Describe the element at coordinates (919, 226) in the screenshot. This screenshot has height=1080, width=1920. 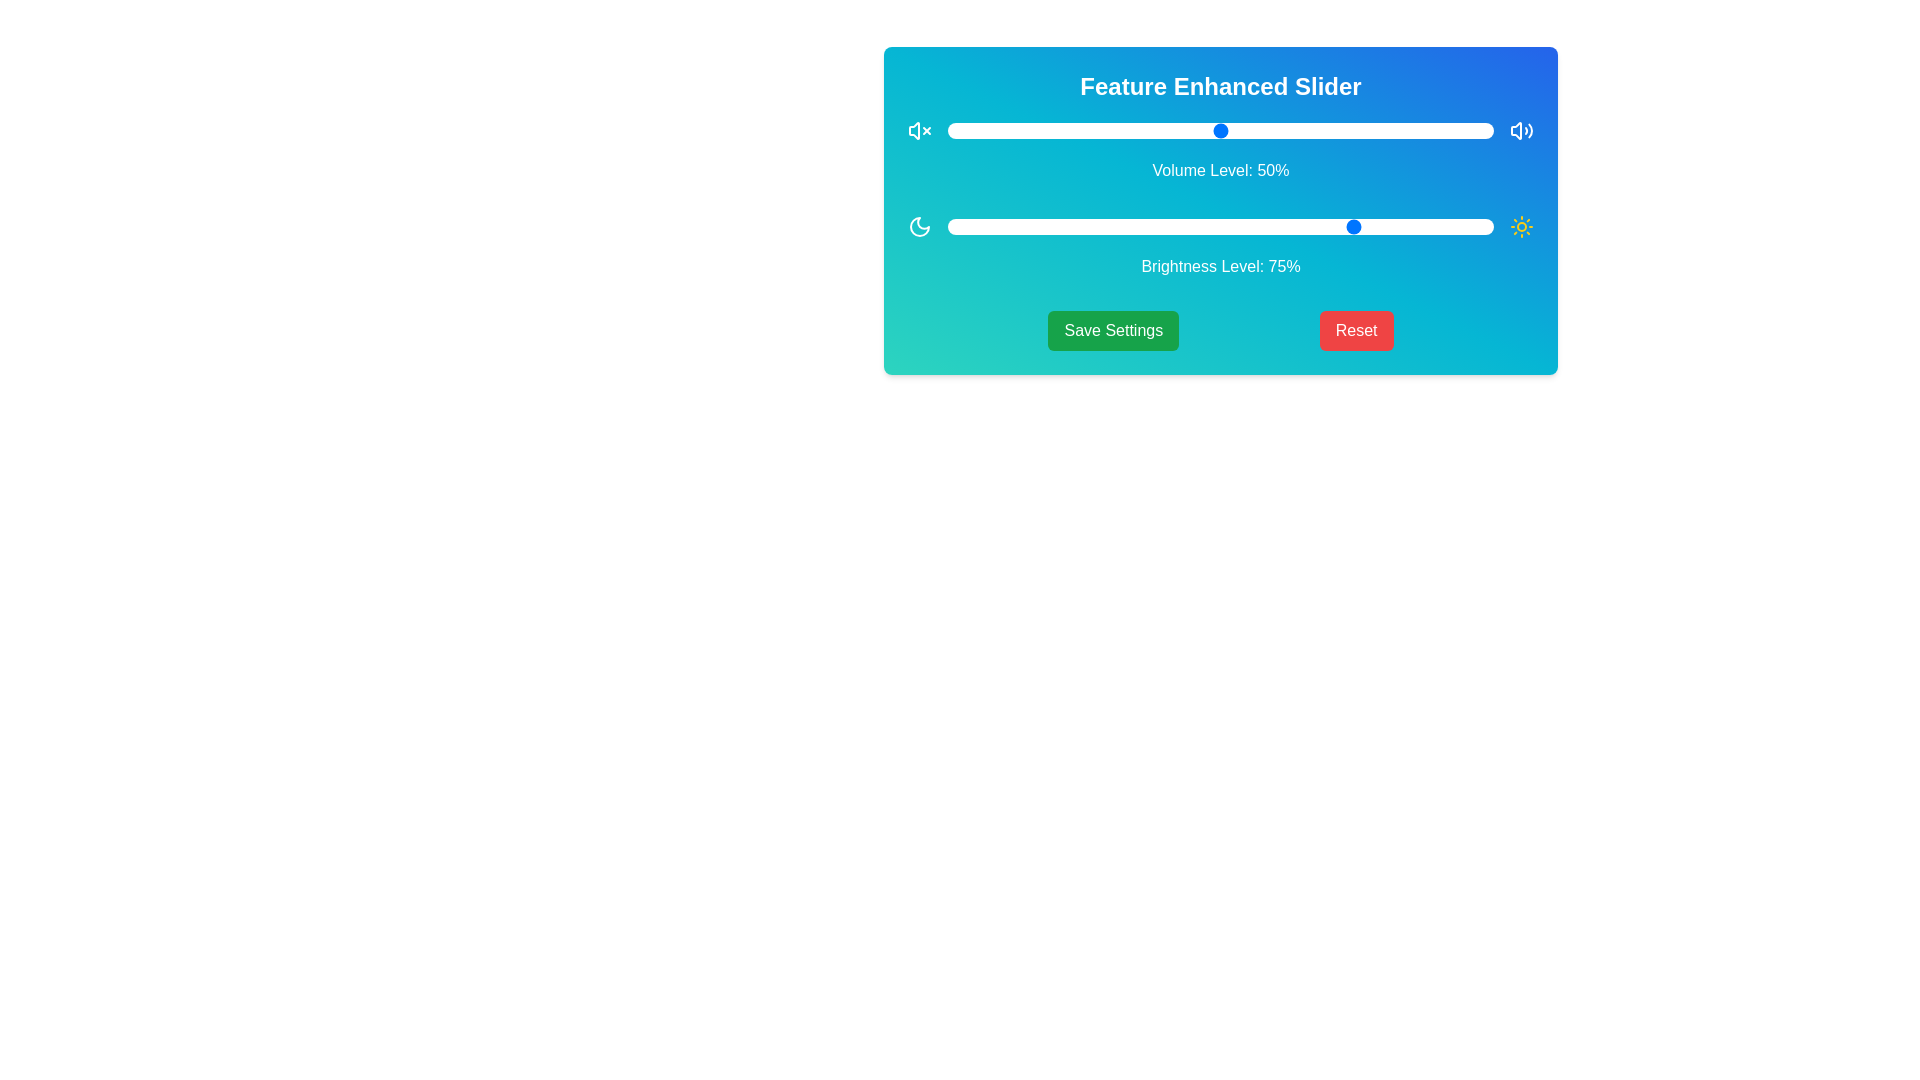
I see `the moon icon, which is the first icon on the left in the horizontal arrangement` at that location.